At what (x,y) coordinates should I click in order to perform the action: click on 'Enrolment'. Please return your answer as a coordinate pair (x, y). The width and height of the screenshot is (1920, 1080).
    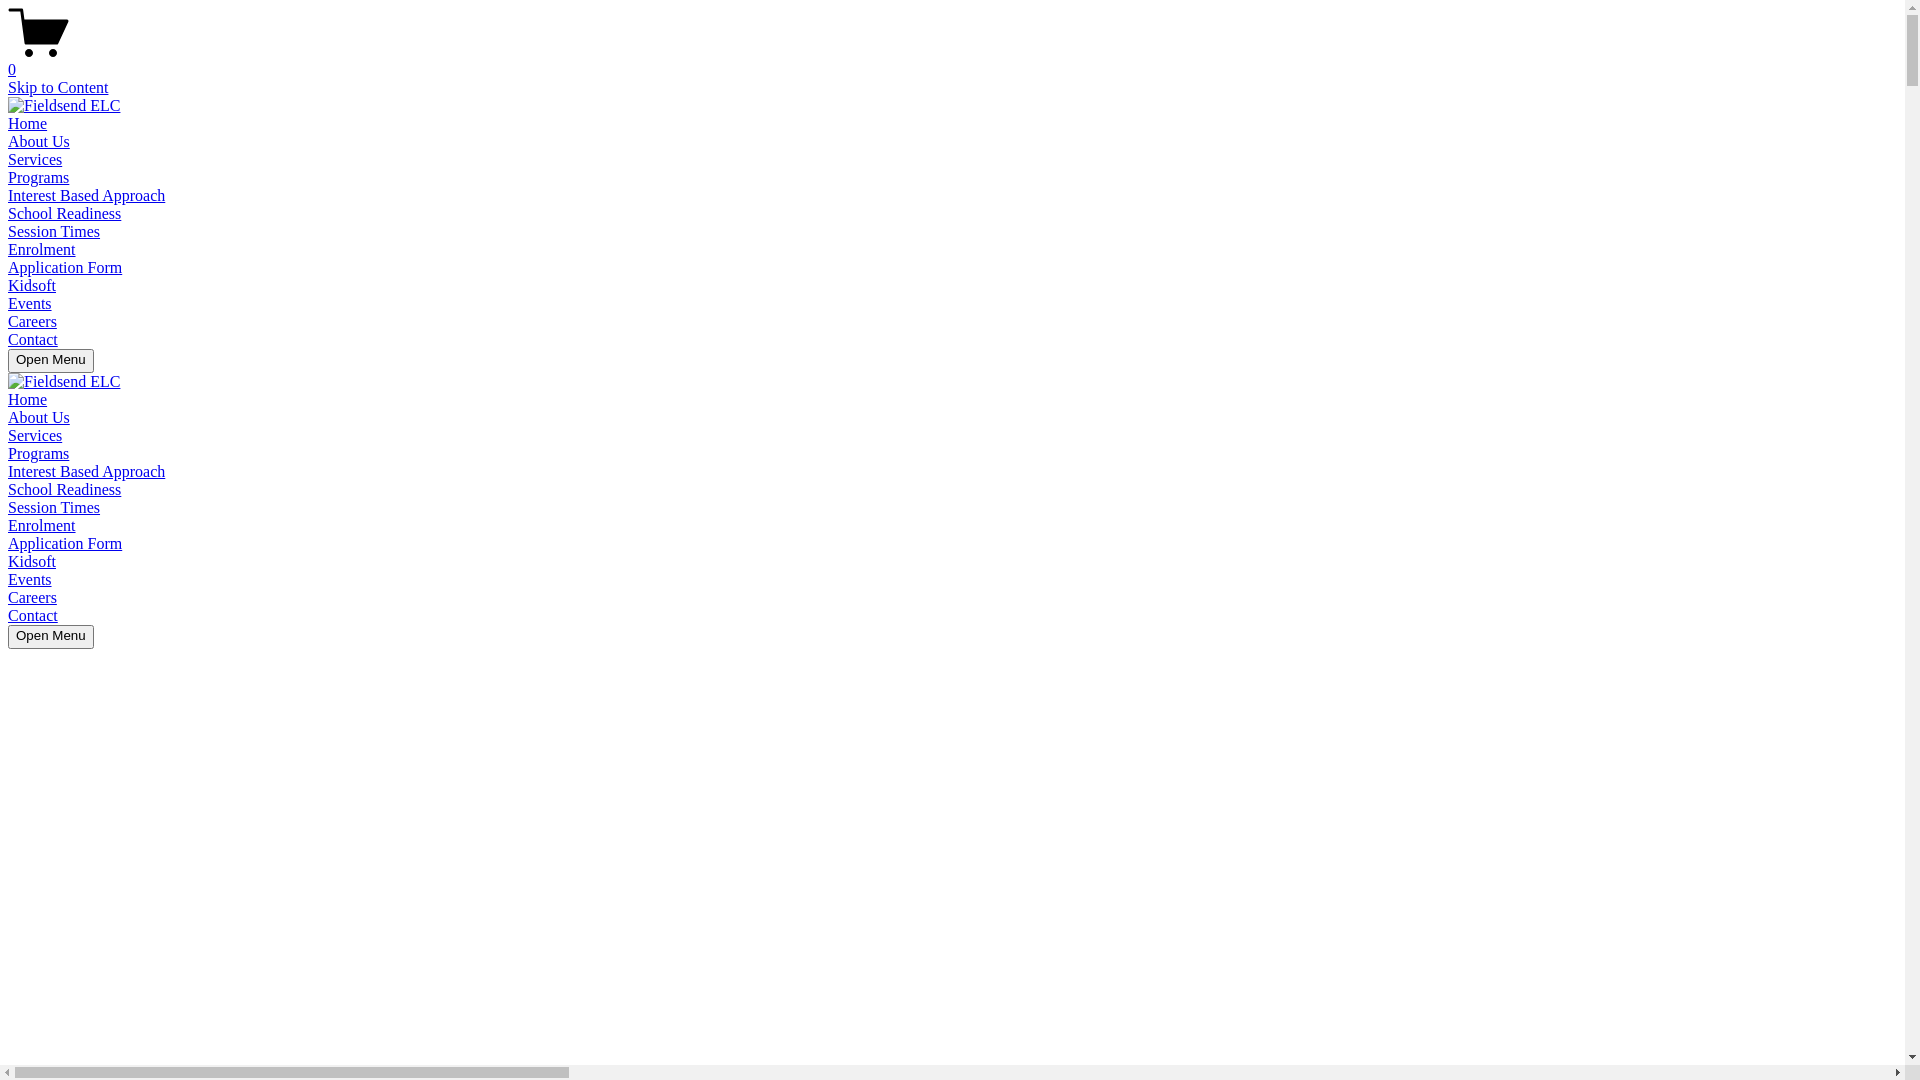
    Looking at the image, I should click on (8, 248).